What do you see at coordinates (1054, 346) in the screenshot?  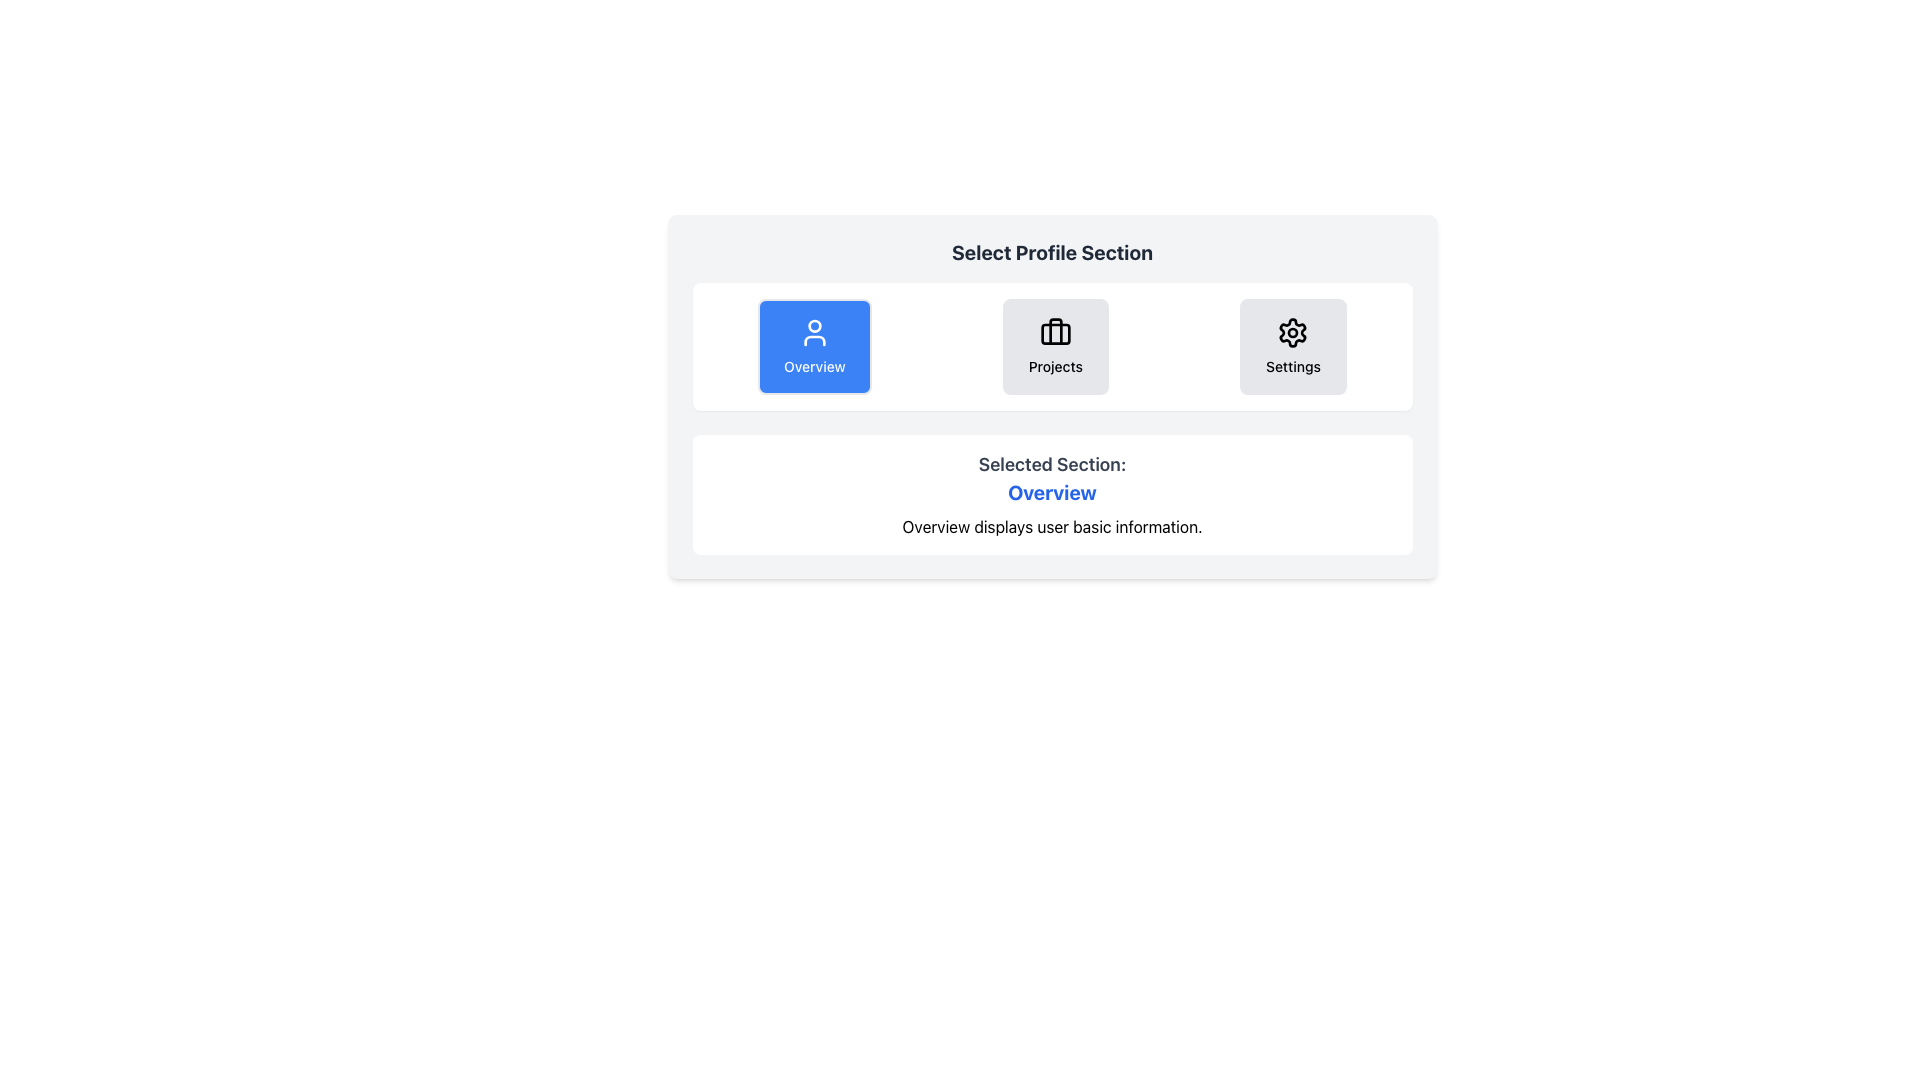 I see `the 'Projects' button, which is the center element among three horizontally aligned buttons, positioned between the 'Overview' button on the left and the 'Settings' button on the right` at bounding box center [1054, 346].